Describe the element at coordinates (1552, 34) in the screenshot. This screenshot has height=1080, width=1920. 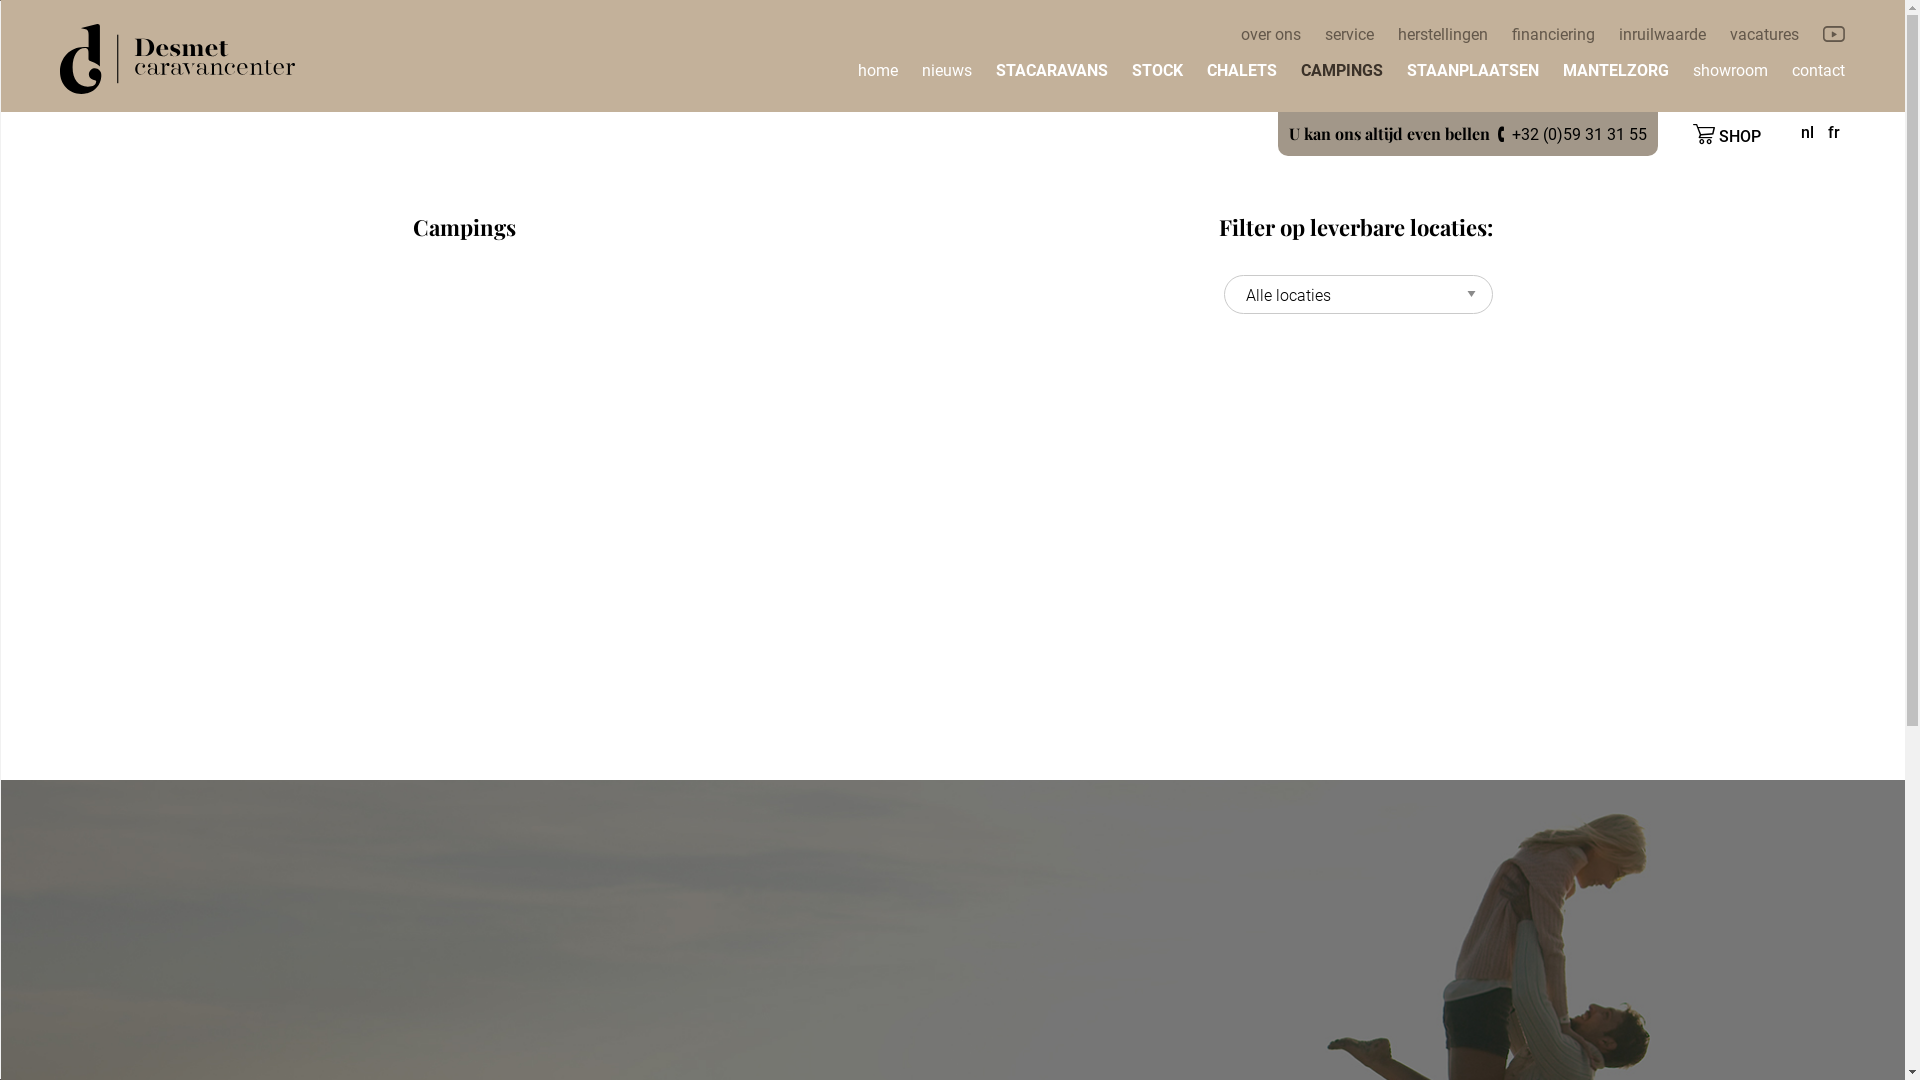
I see `'financiering'` at that location.